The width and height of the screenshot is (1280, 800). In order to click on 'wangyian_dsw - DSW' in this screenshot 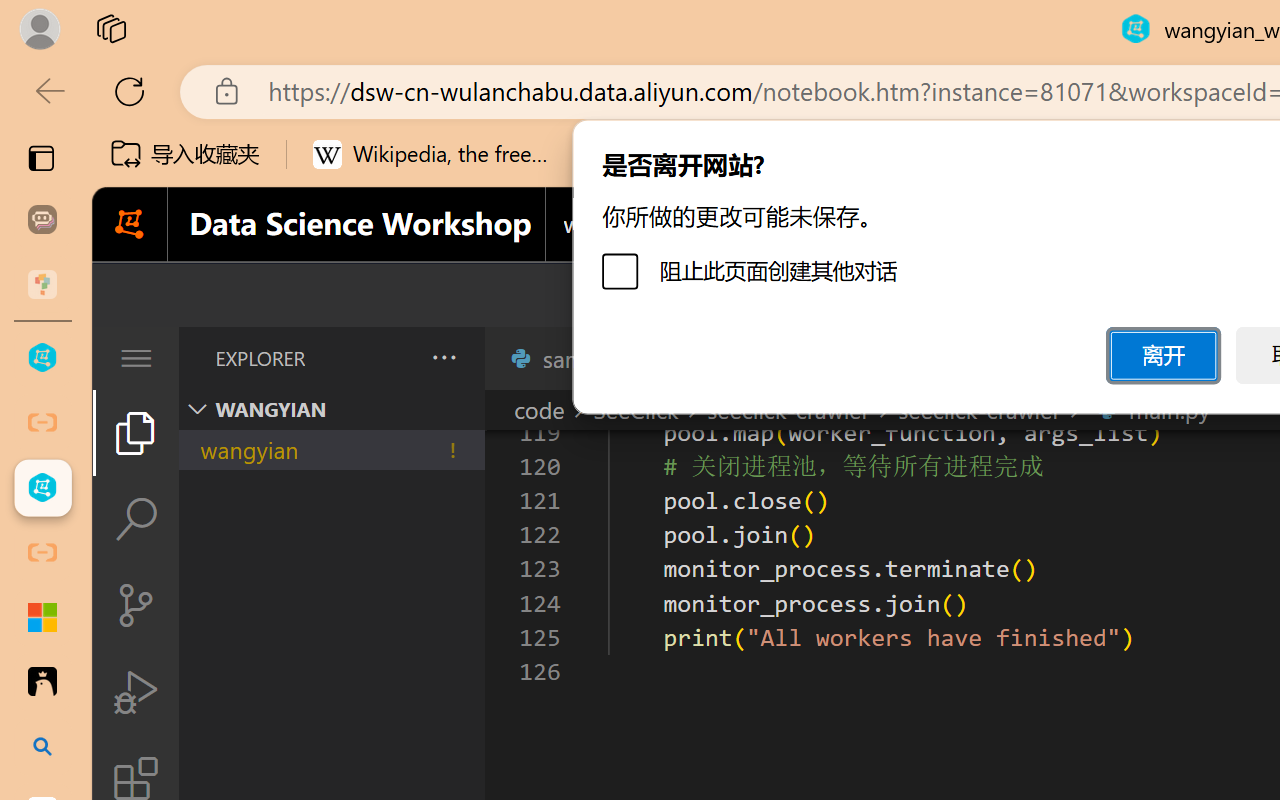, I will do `click(42, 358)`.